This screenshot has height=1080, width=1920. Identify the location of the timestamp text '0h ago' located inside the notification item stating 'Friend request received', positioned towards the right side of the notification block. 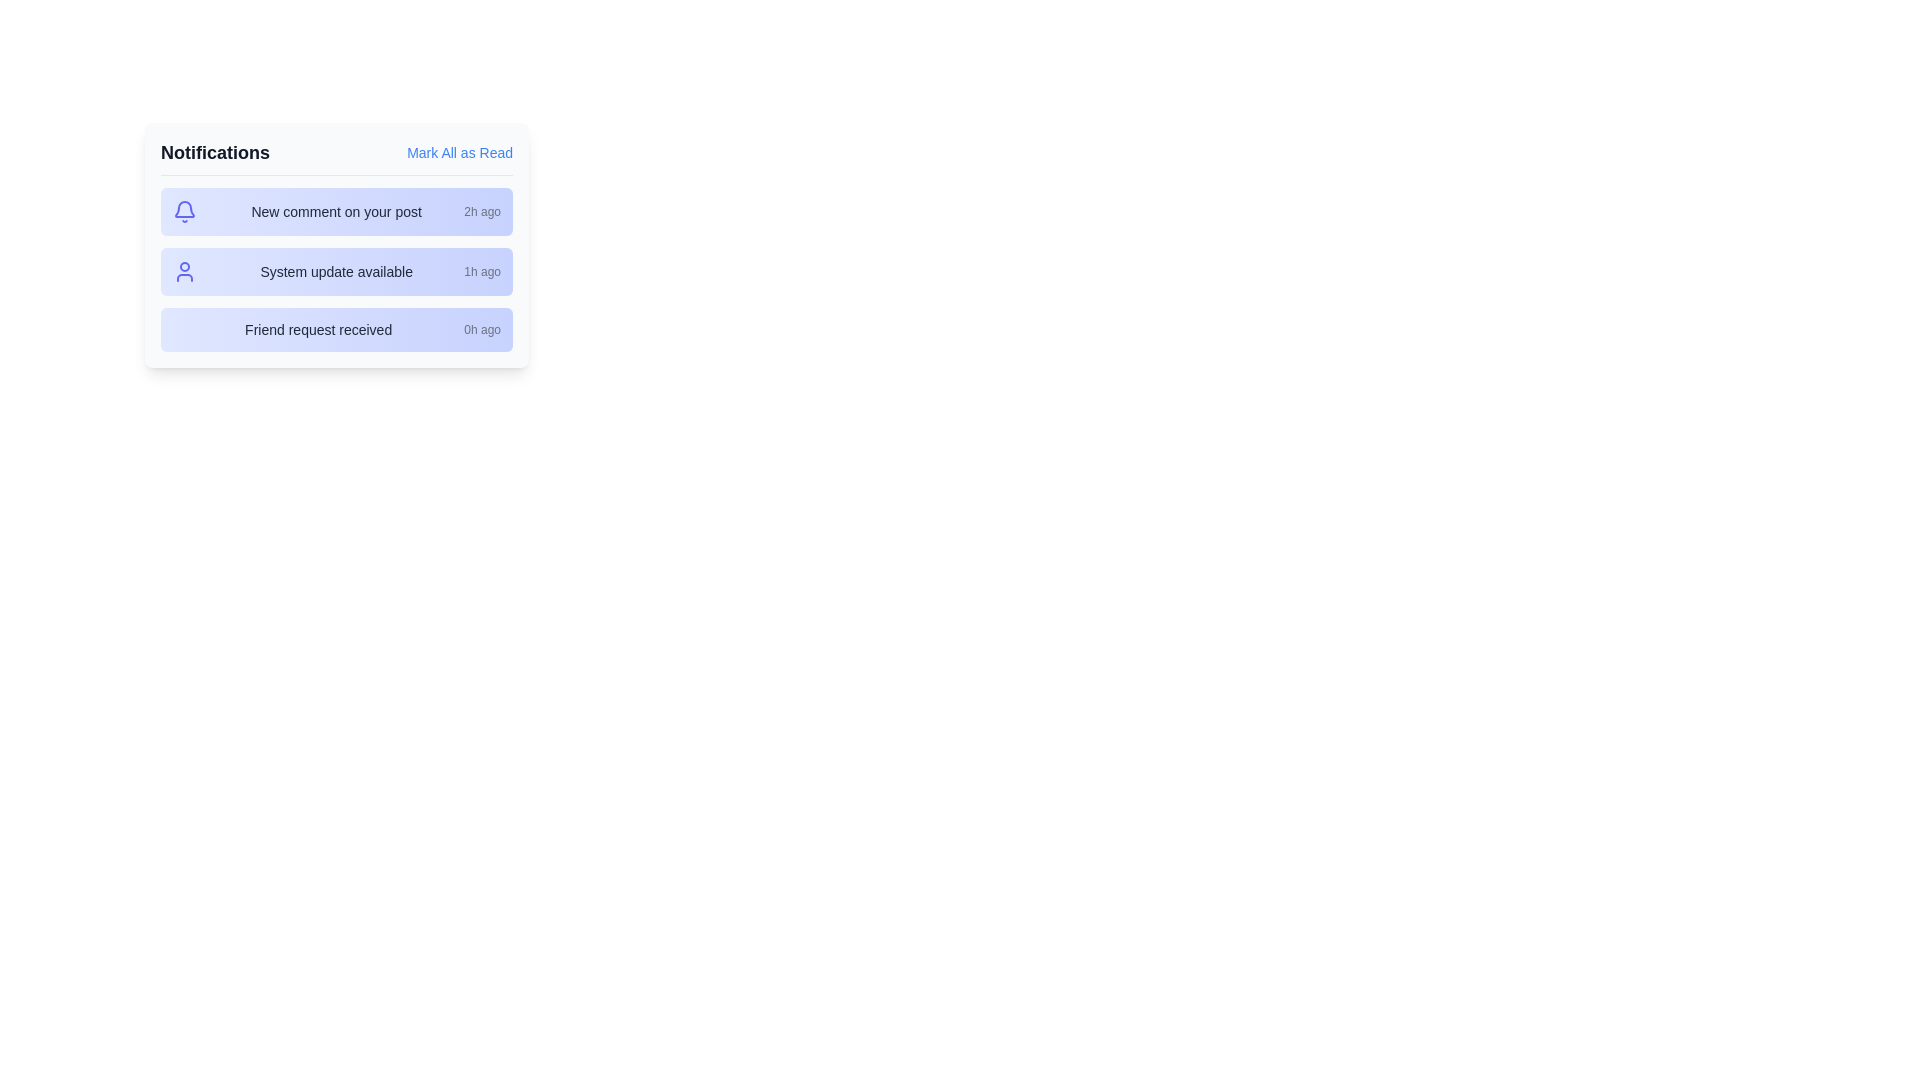
(482, 329).